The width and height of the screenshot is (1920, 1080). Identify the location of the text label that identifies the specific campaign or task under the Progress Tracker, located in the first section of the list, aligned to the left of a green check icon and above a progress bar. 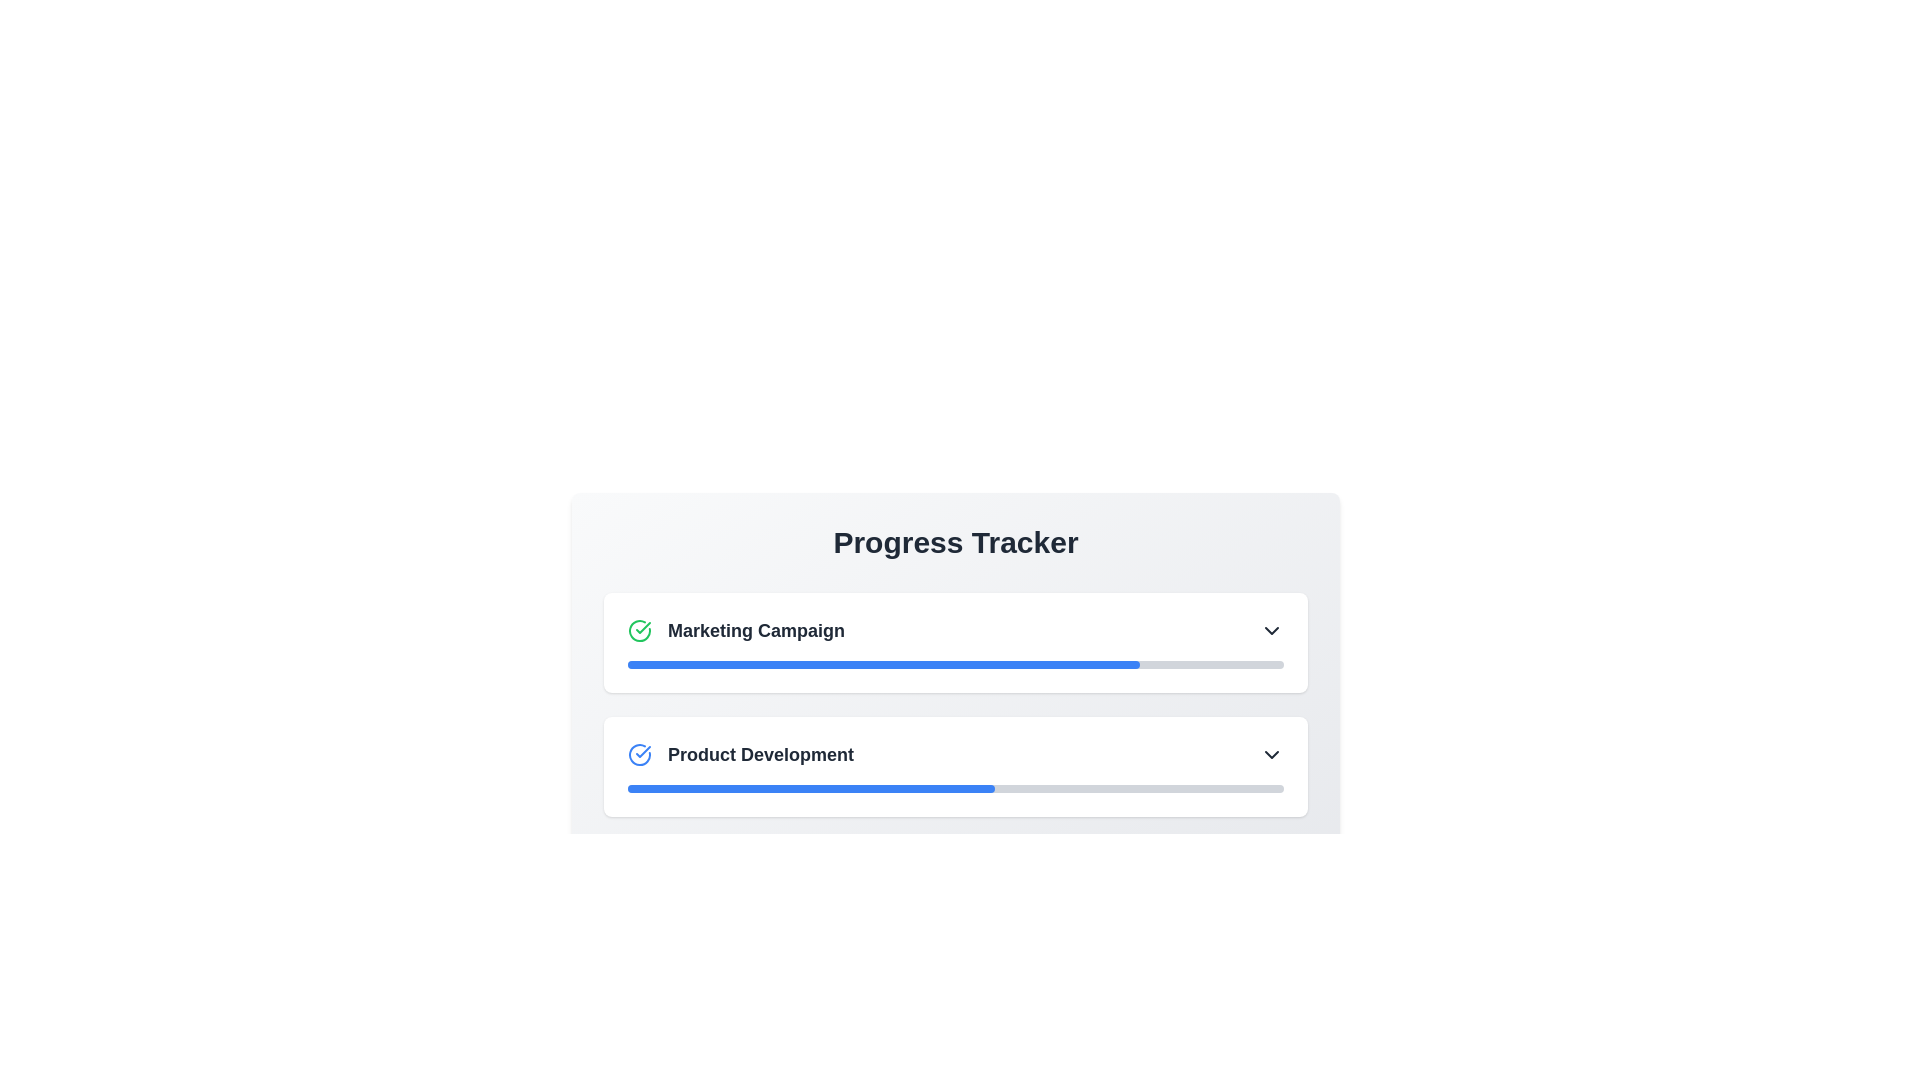
(755, 631).